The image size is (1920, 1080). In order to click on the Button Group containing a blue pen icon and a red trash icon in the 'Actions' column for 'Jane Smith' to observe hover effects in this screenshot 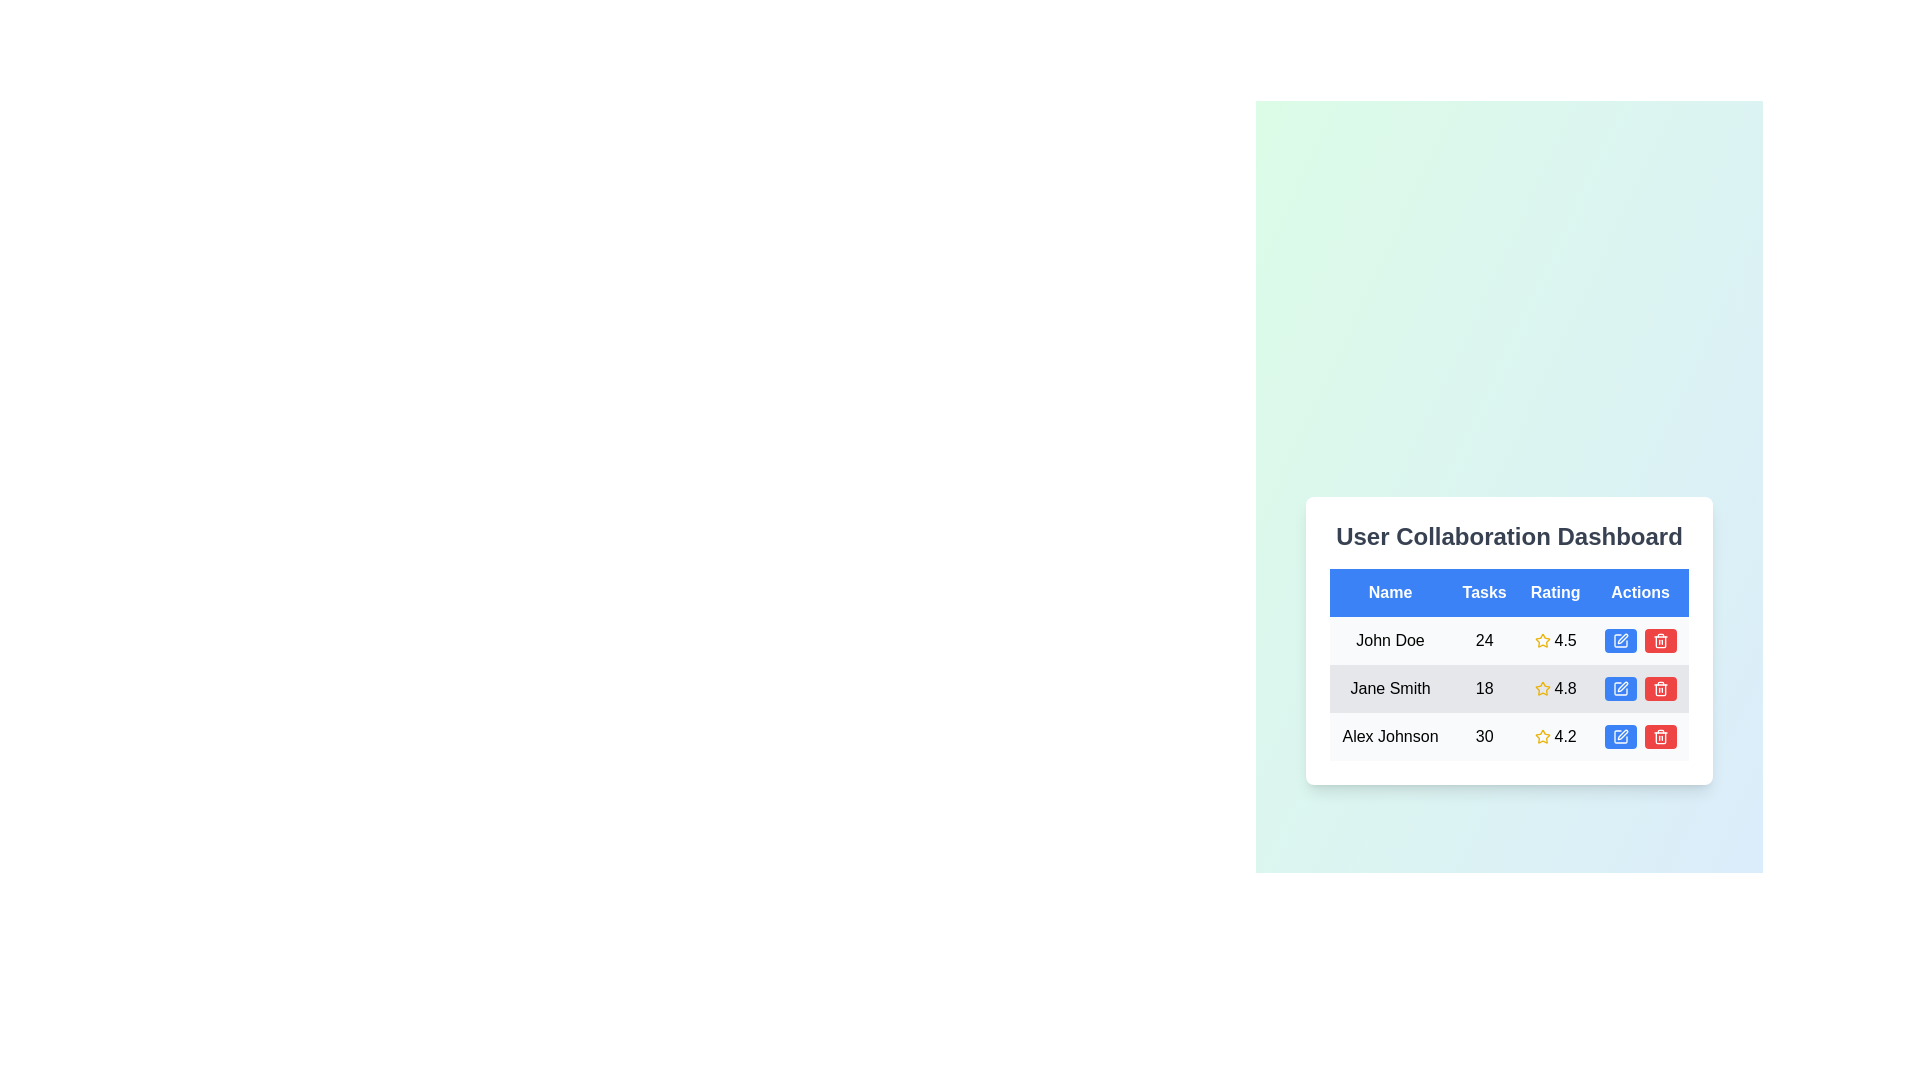, I will do `click(1640, 688)`.